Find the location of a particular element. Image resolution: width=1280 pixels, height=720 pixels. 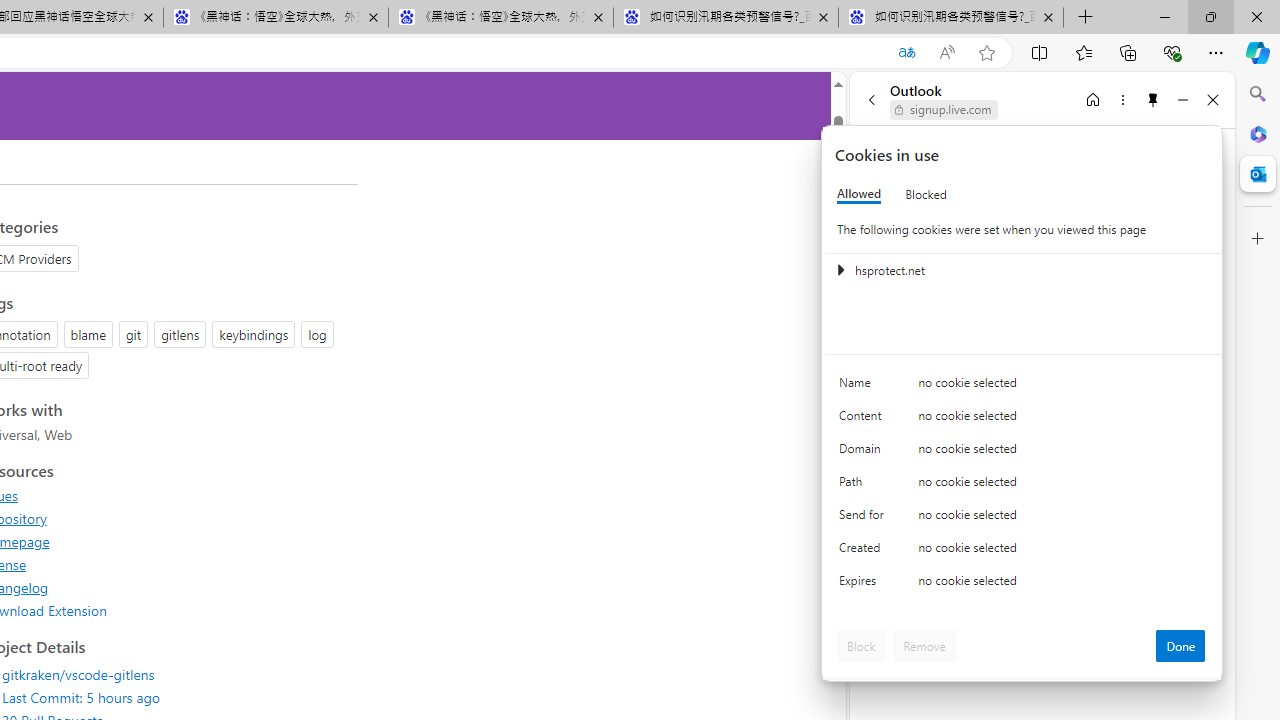

'Done' is located at coordinates (1180, 645).